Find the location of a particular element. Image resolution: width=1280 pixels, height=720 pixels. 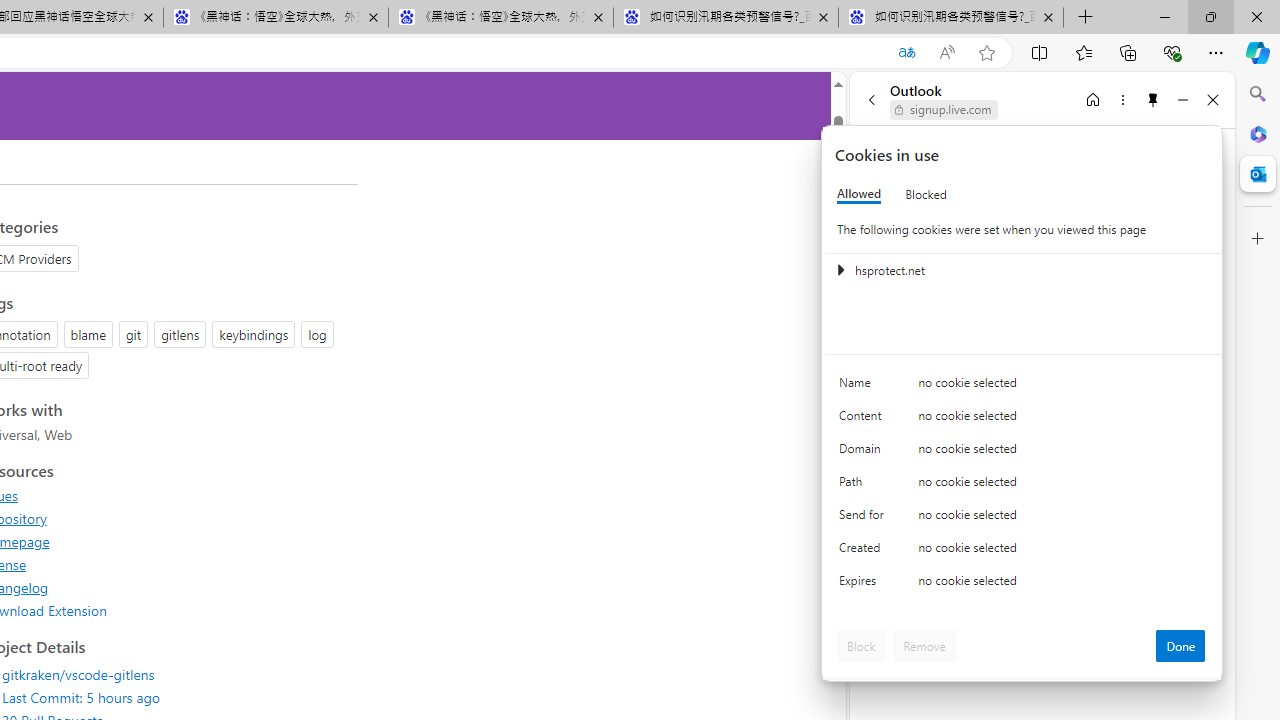

'Done' is located at coordinates (1180, 645).